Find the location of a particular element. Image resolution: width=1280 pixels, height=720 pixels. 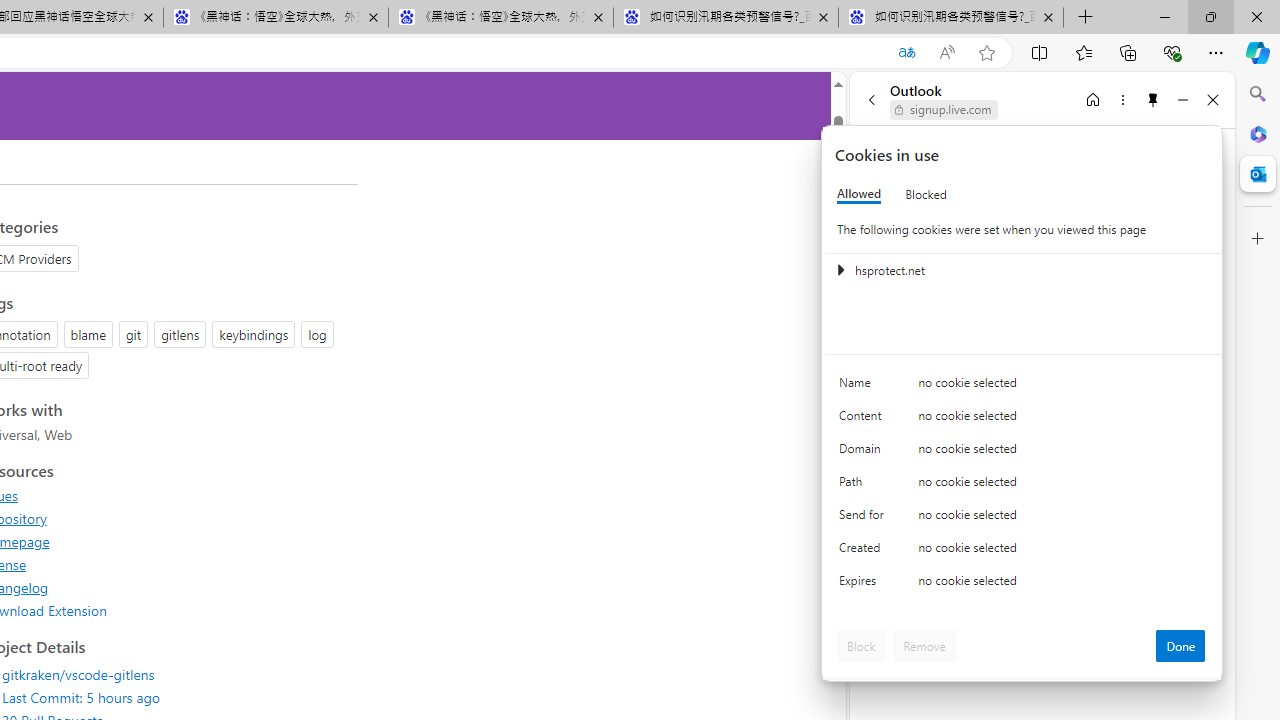

'Done' is located at coordinates (1180, 645).